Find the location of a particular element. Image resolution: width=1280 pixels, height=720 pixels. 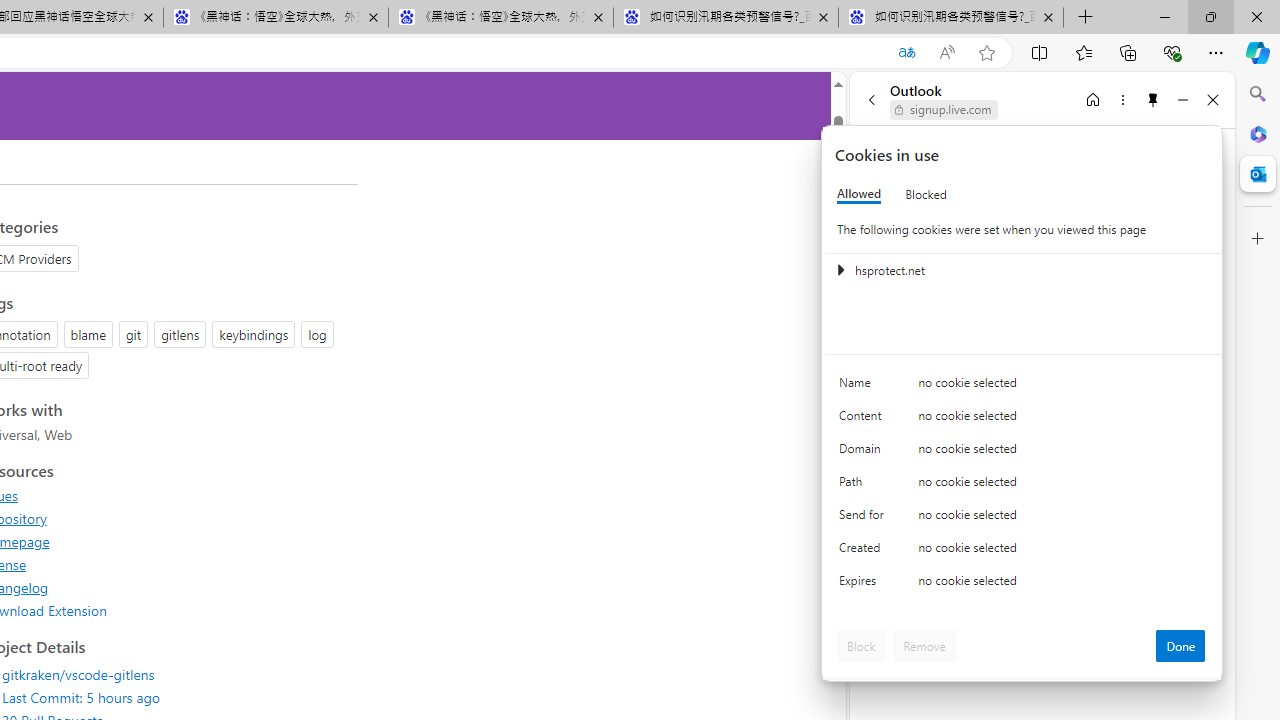

'Done' is located at coordinates (1180, 645).